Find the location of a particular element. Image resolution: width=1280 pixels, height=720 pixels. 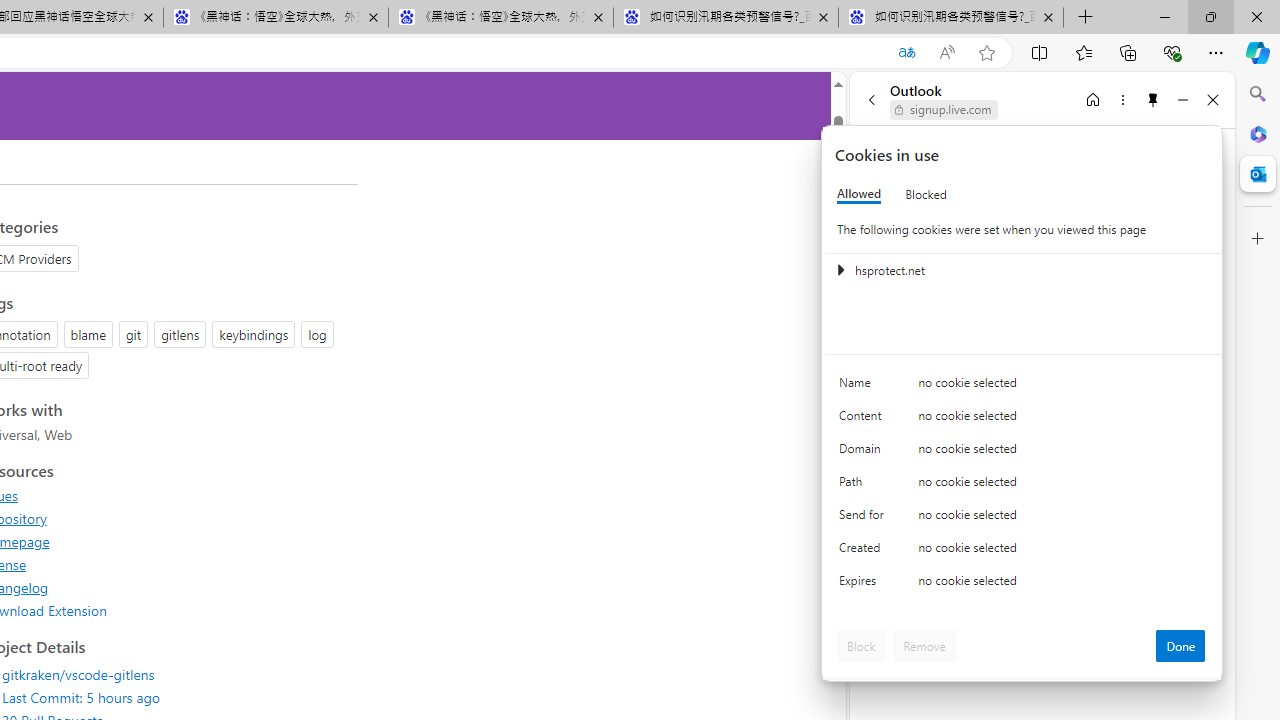

'Done' is located at coordinates (1180, 645).